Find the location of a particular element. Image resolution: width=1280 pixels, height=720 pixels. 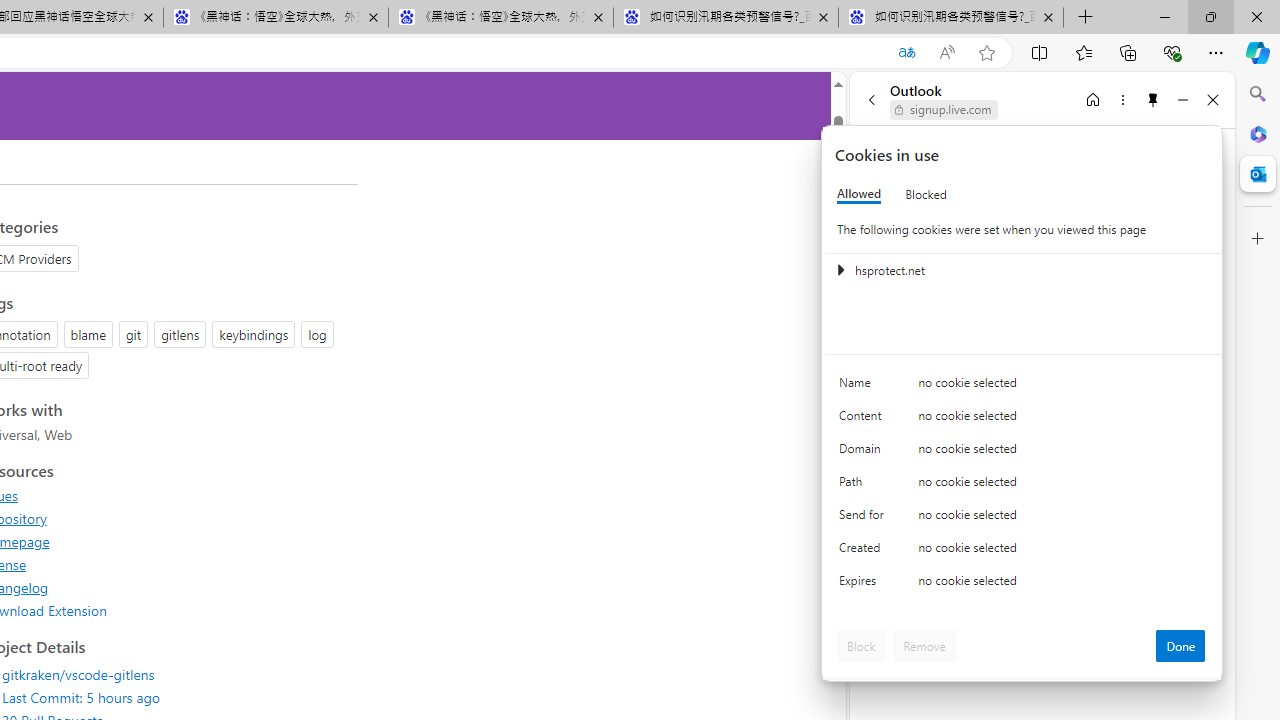

'Done' is located at coordinates (1180, 645).